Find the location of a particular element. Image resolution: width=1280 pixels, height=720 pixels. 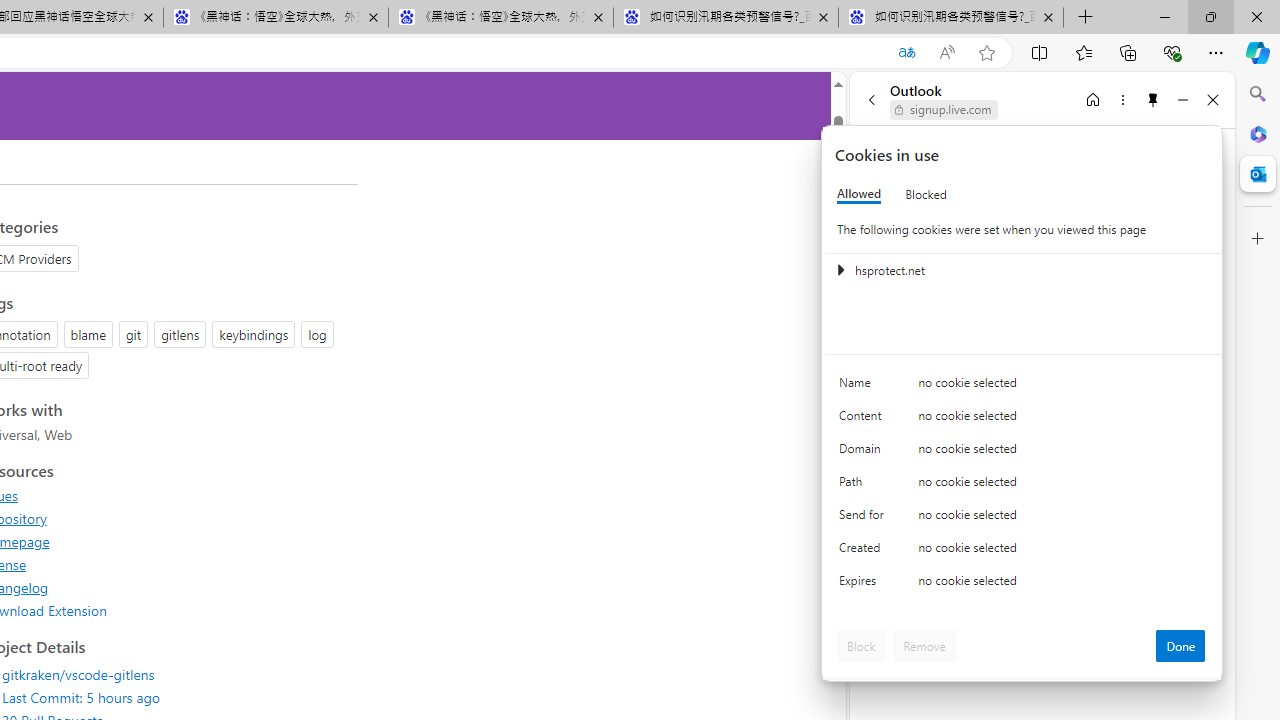

'Done' is located at coordinates (1180, 645).